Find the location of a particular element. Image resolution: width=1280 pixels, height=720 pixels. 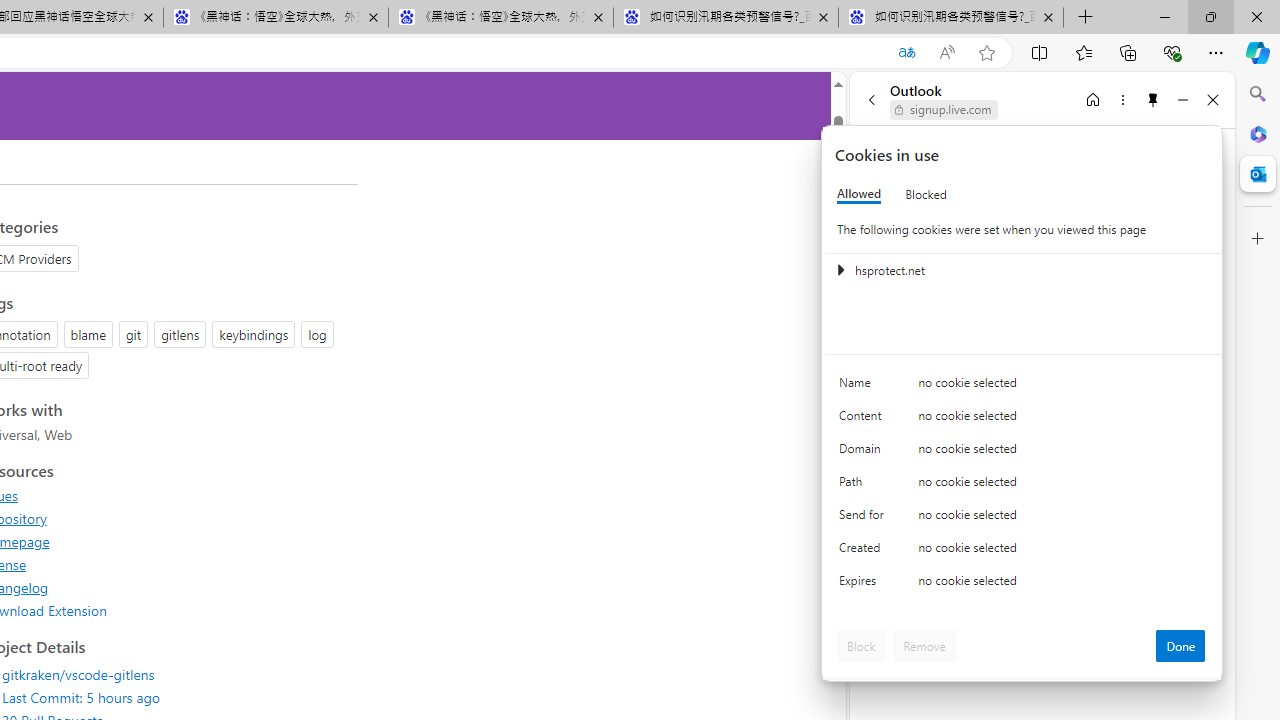

'Done' is located at coordinates (1180, 645).